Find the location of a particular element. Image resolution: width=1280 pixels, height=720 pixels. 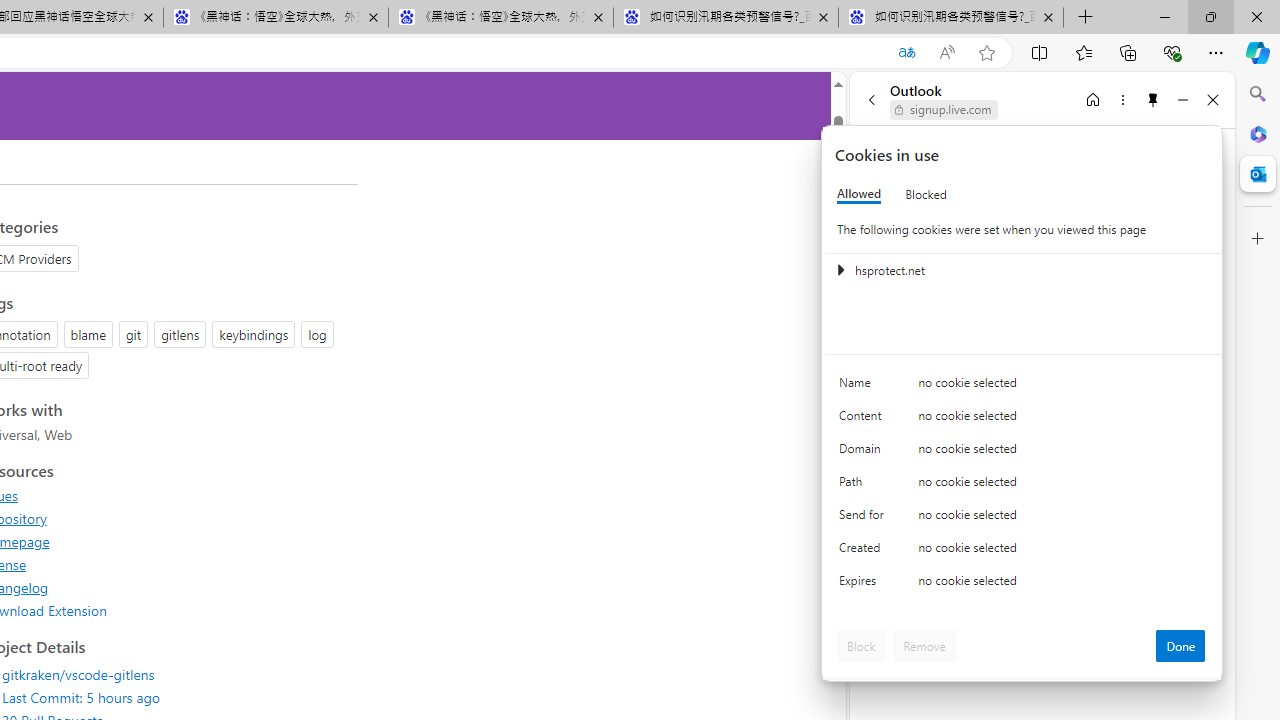

'Done' is located at coordinates (1180, 645).